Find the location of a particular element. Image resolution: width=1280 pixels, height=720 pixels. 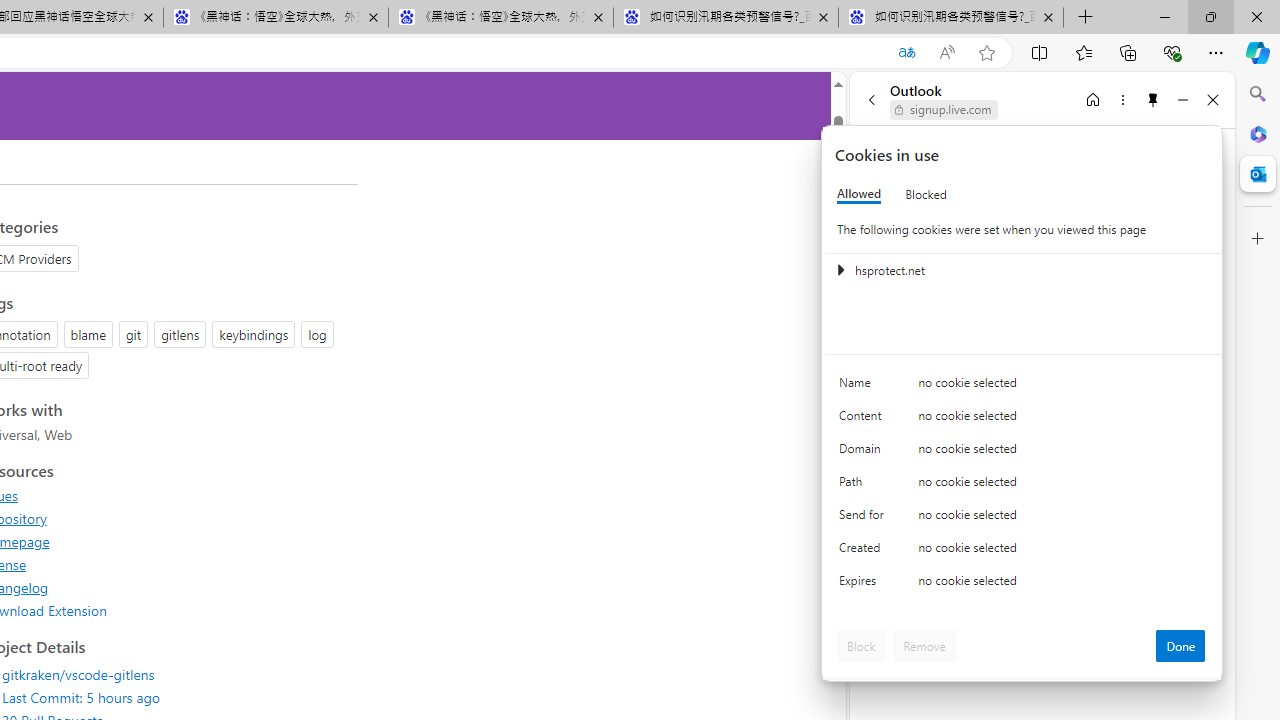

'Done' is located at coordinates (1180, 645).